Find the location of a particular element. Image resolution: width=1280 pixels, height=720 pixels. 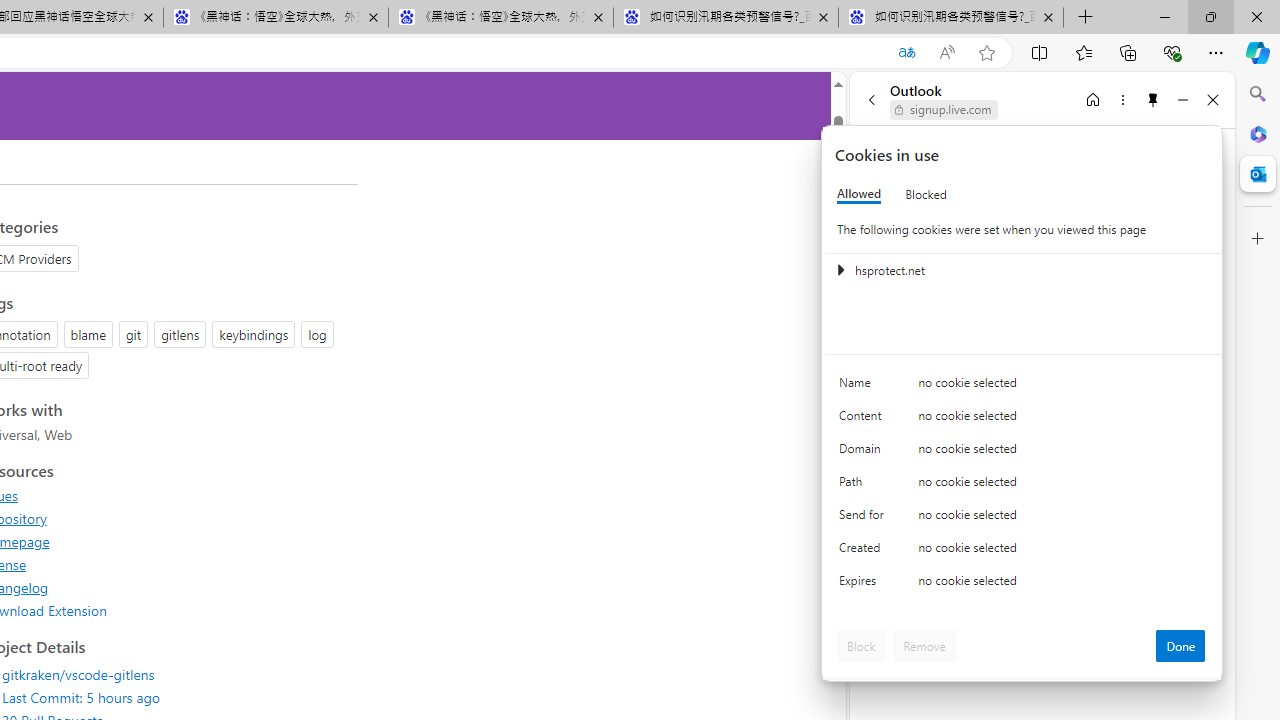

'Done' is located at coordinates (1180, 645).